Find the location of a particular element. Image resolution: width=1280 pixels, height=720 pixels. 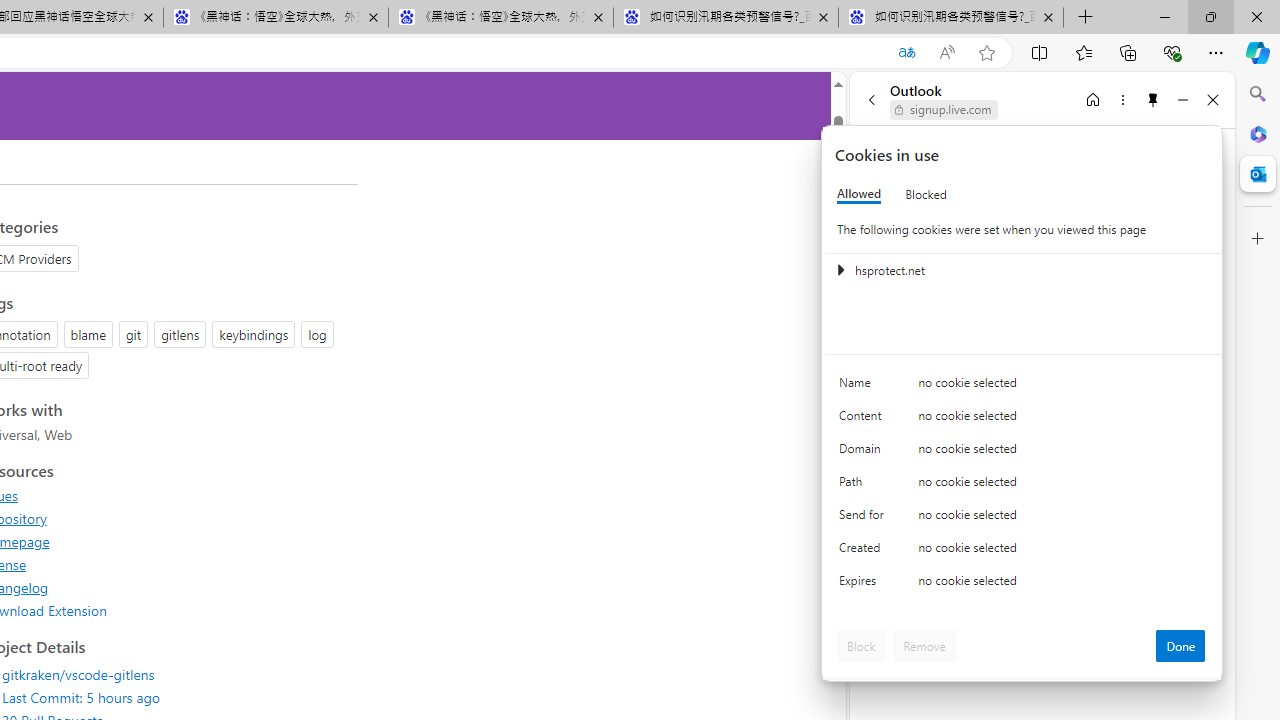

'Done' is located at coordinates (1180, 645).